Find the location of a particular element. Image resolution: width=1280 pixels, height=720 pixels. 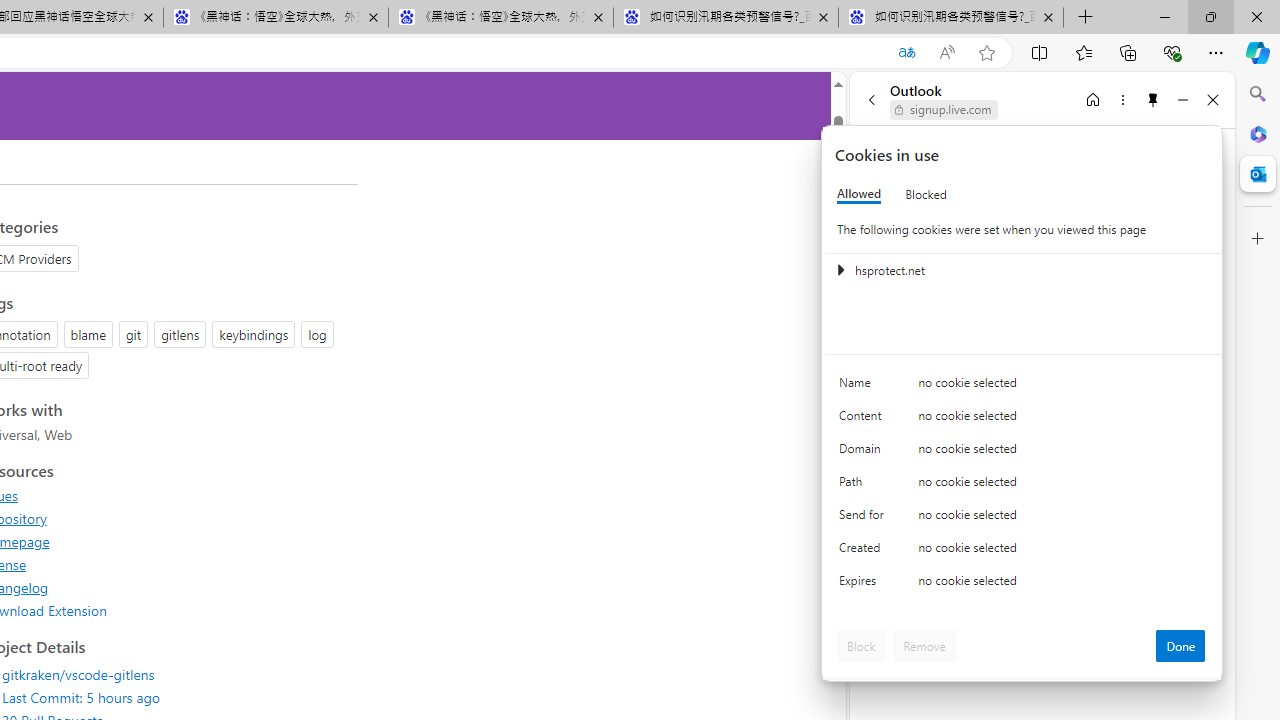

'Done' is located at coordinates (1180, 645).